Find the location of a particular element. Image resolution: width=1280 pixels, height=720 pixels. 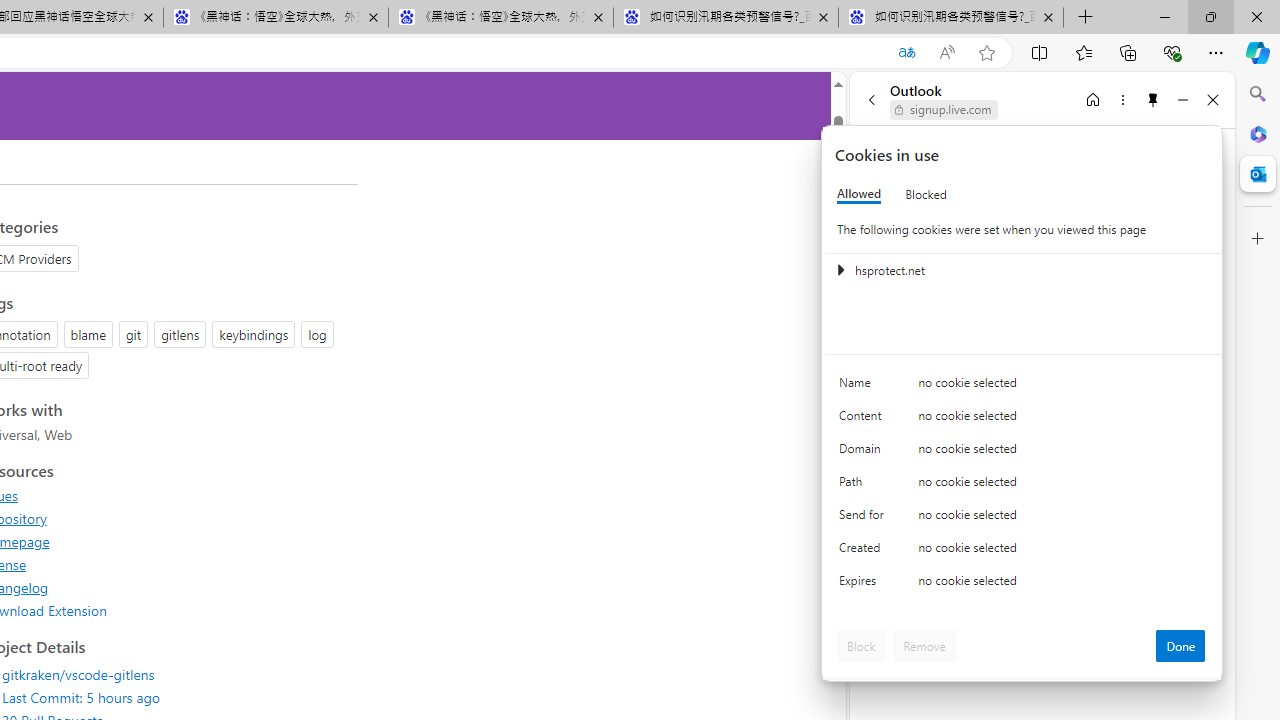

'Done' is located at coordinates (1180, 645).